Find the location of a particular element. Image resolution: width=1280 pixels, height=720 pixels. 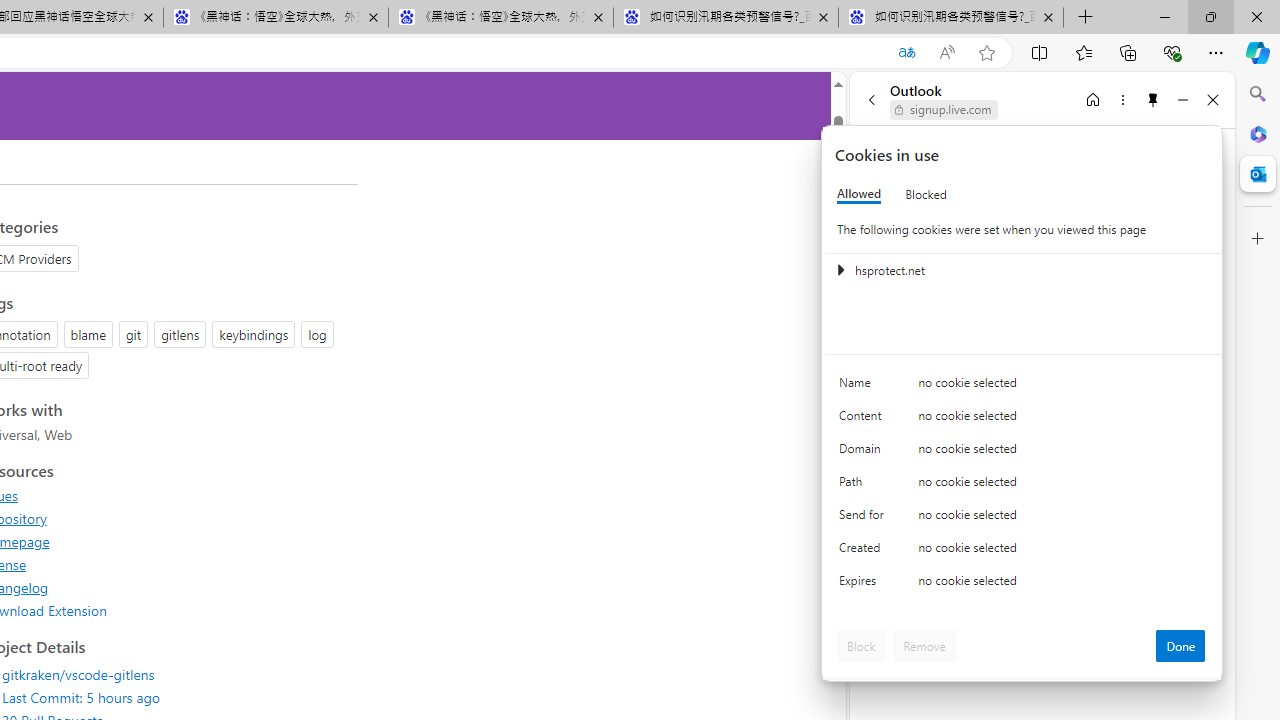

'Done' is located at coordinates (1180, 645).